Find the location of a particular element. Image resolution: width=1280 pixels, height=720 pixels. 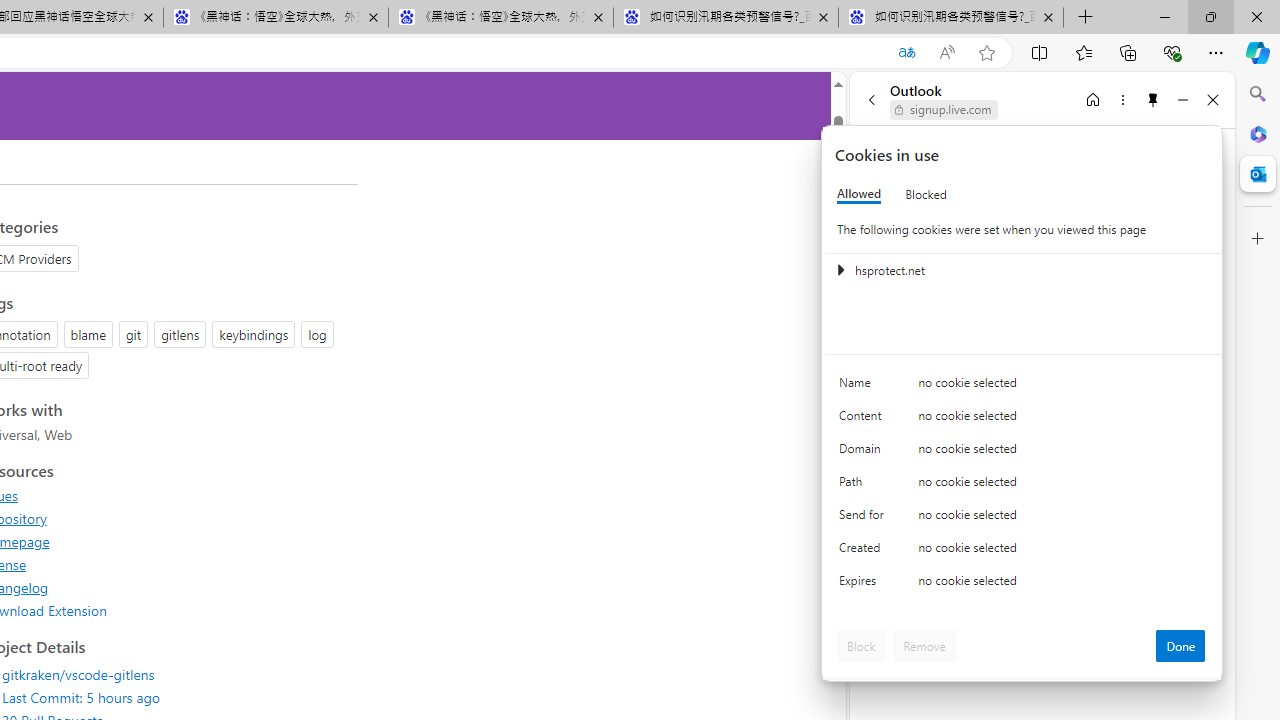

'Done' is located at coordinates (1180, 645).